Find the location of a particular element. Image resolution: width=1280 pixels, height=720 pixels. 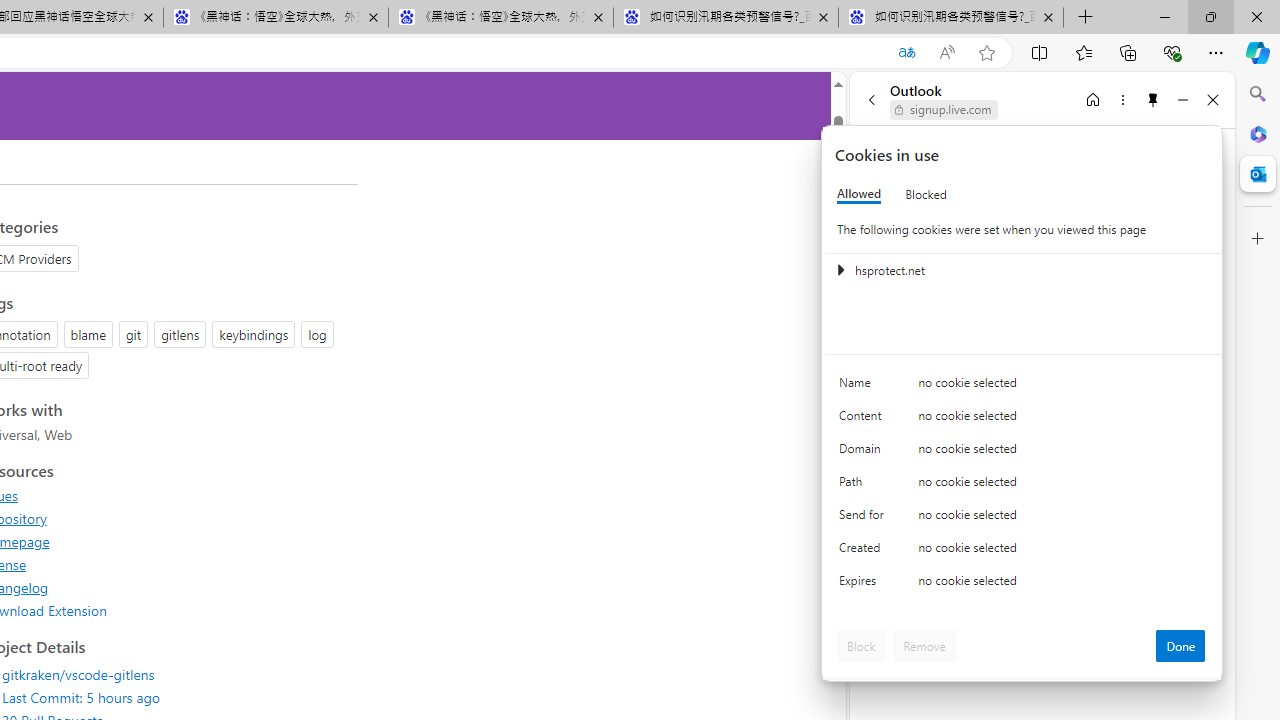

'Done' is located at coordinates (1180, 645).